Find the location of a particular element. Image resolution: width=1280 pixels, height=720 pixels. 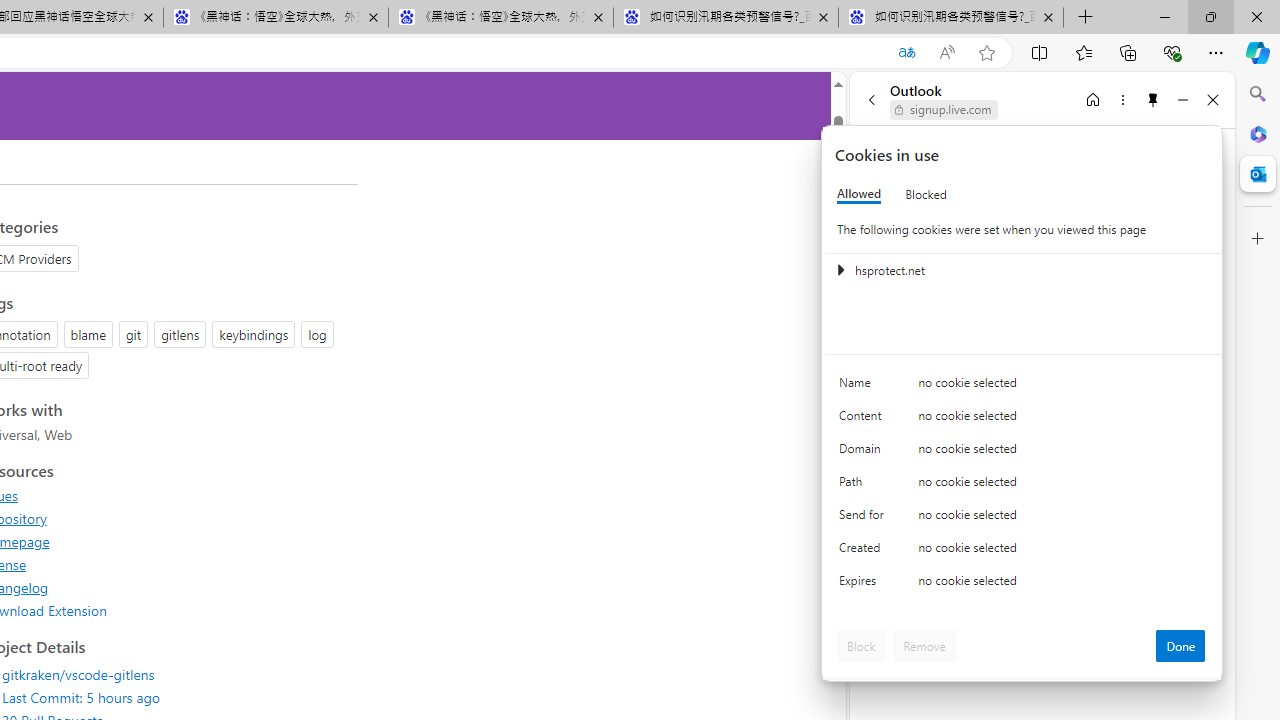

'Done' is located at coordinates (1180, 645).